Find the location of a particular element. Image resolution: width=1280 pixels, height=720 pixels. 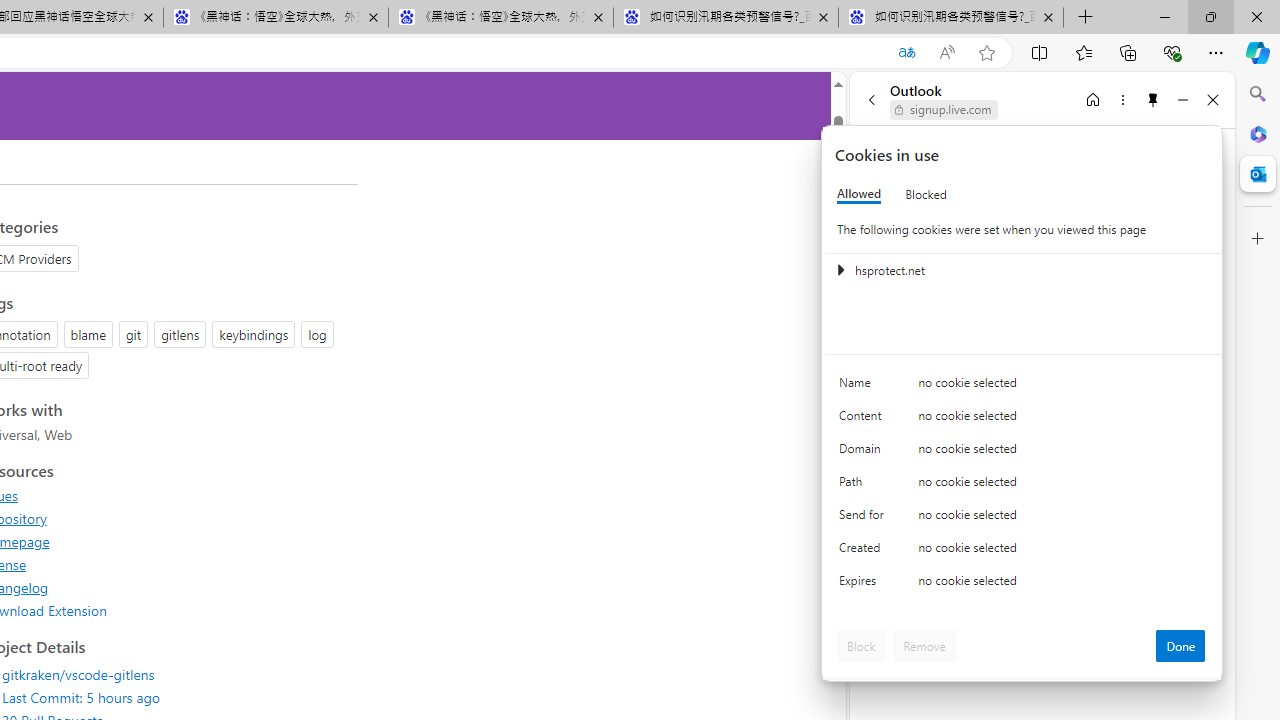

'Done' is located at coordinates (1180, 645).